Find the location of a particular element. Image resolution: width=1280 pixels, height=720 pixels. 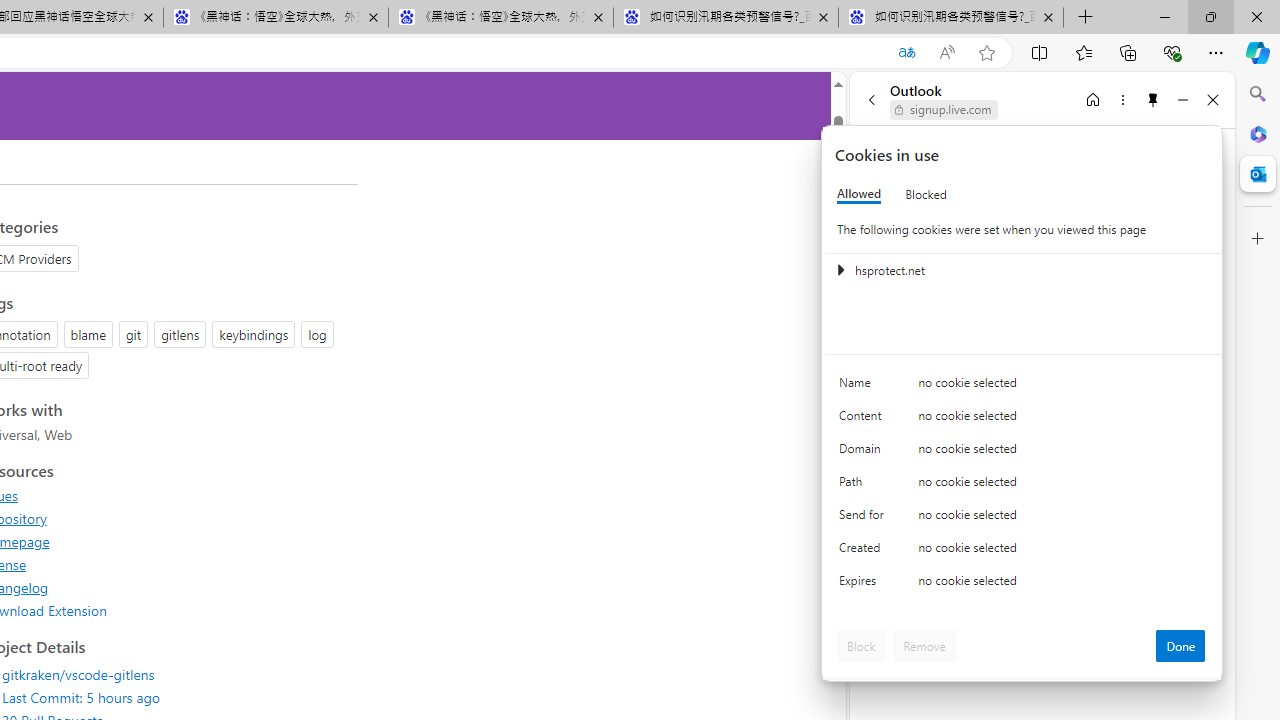

'Done' is located at coordinates (1180, 645).